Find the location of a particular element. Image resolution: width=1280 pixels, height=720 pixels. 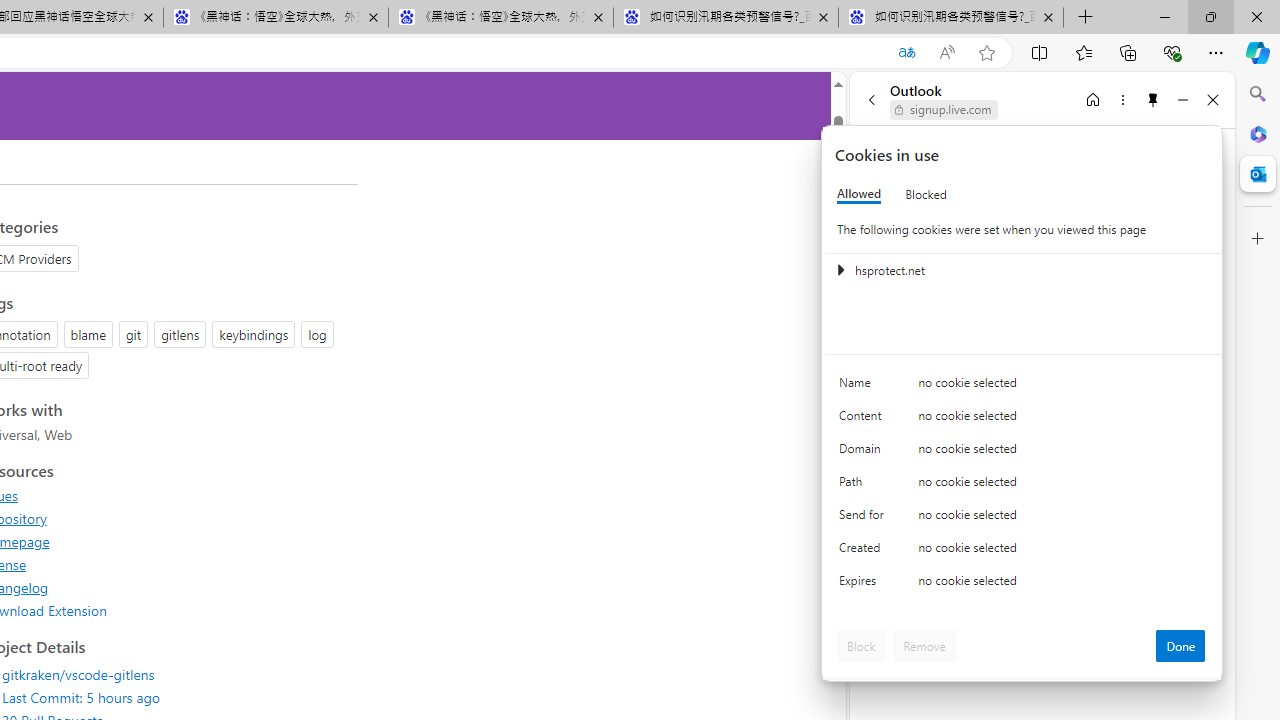

'Done' is located at coordinates (1180, 645).